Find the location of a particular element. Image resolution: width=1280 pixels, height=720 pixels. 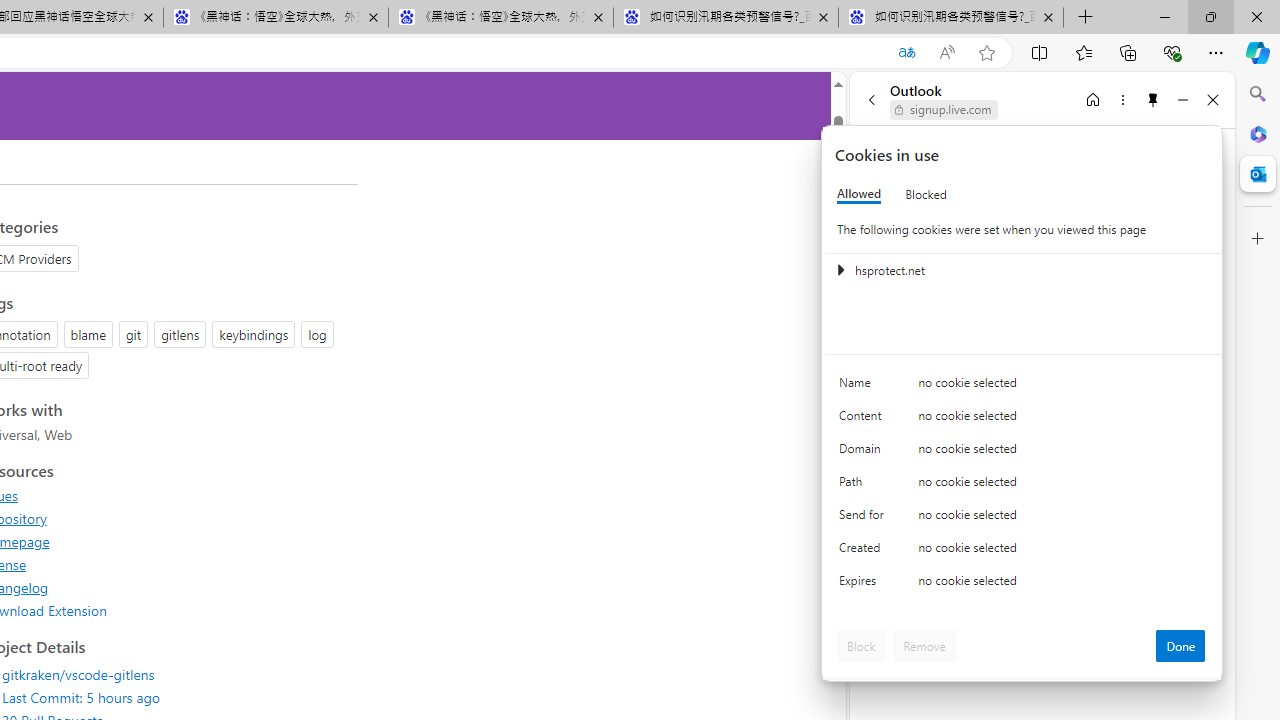

'Done' is located at coordinates (1180, 645).